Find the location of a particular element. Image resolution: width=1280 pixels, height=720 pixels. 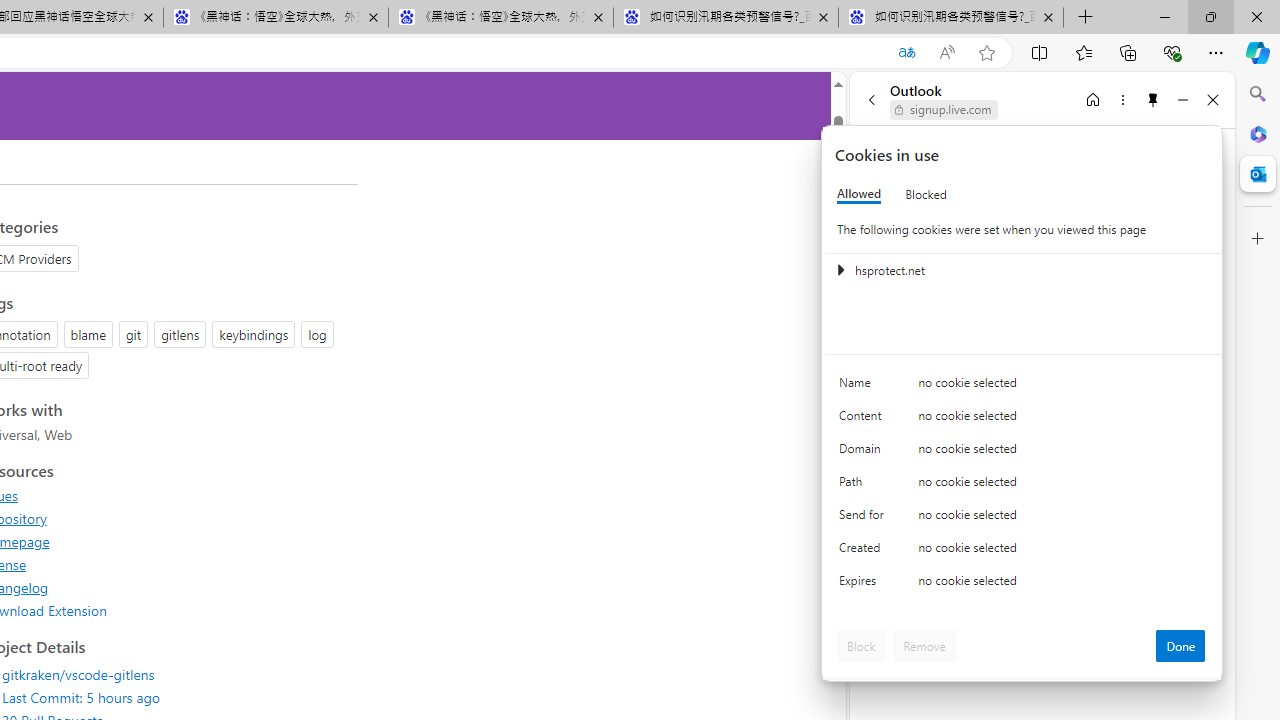

'Done' is located at coordinates (1180, 645).